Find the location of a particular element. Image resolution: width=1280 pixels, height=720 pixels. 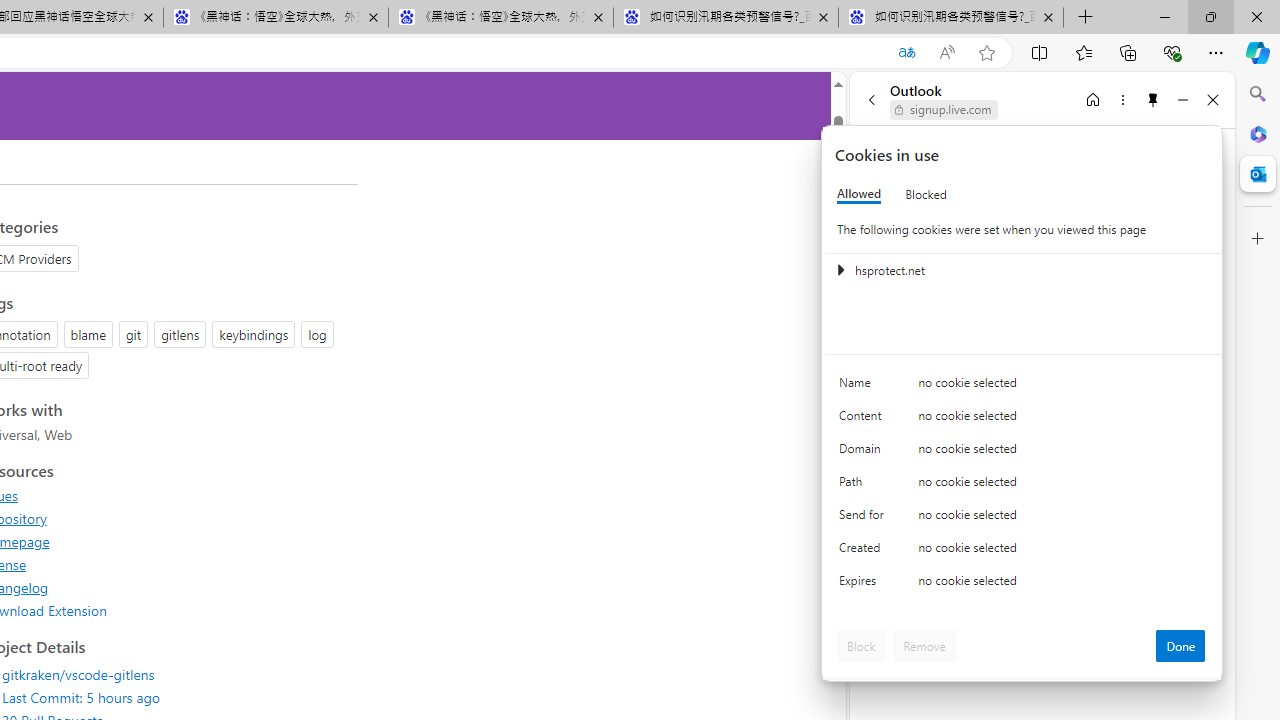

'Done' is located at coordinates (1180, 645).